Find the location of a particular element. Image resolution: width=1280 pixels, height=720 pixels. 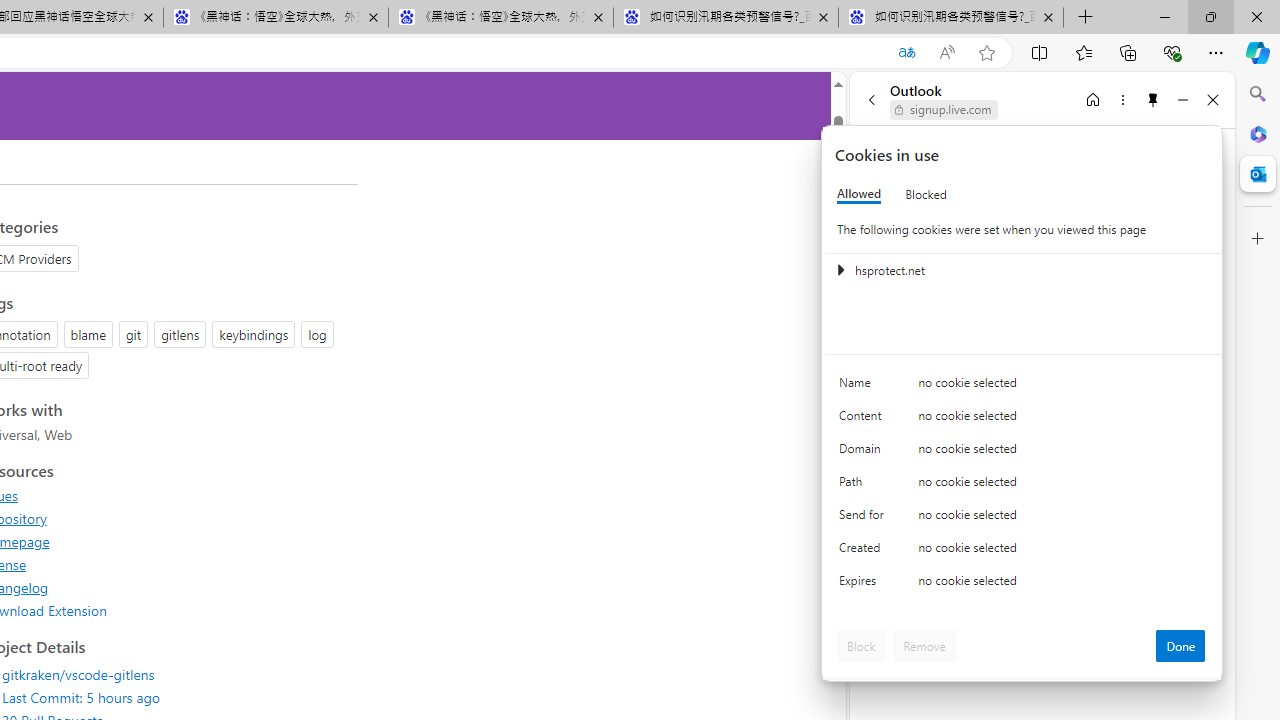

'Done' is located at coordinates (1180, 645).